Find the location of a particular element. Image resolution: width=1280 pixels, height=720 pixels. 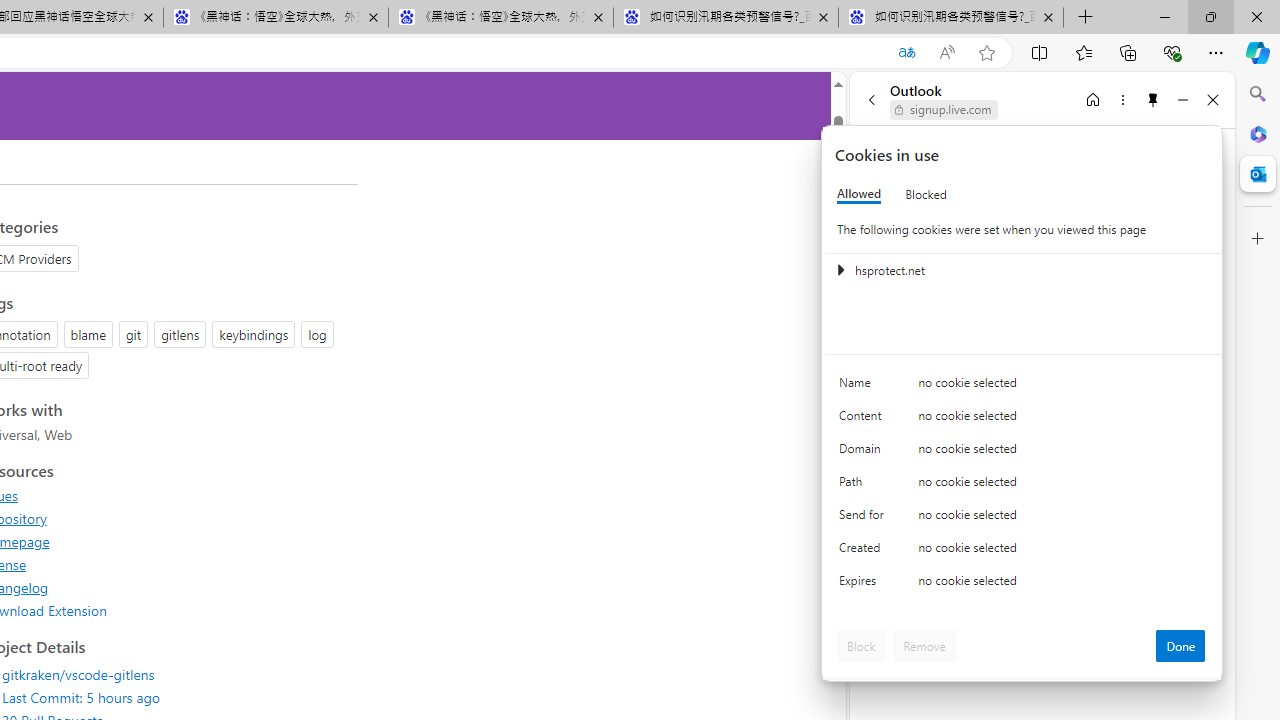

'Done' is located at coordinates (1180, 645).